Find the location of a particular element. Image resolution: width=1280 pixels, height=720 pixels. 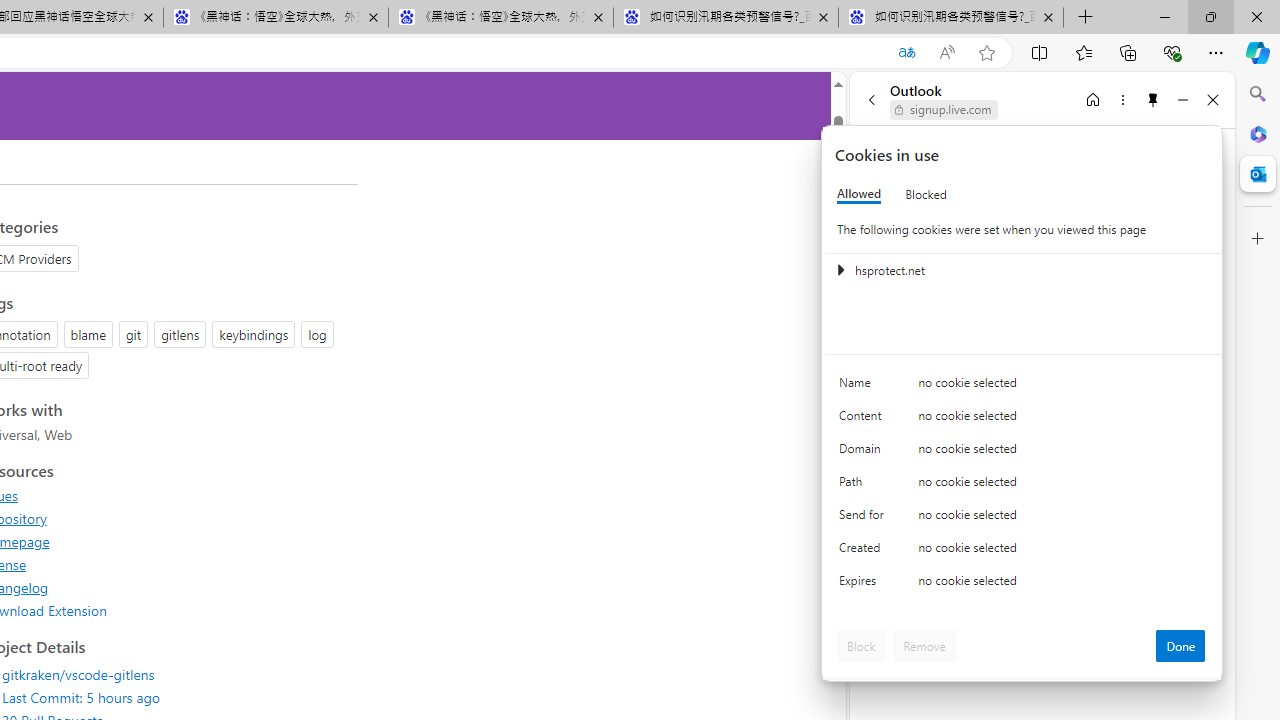

'Done' is located at coordinates (1180, 645).